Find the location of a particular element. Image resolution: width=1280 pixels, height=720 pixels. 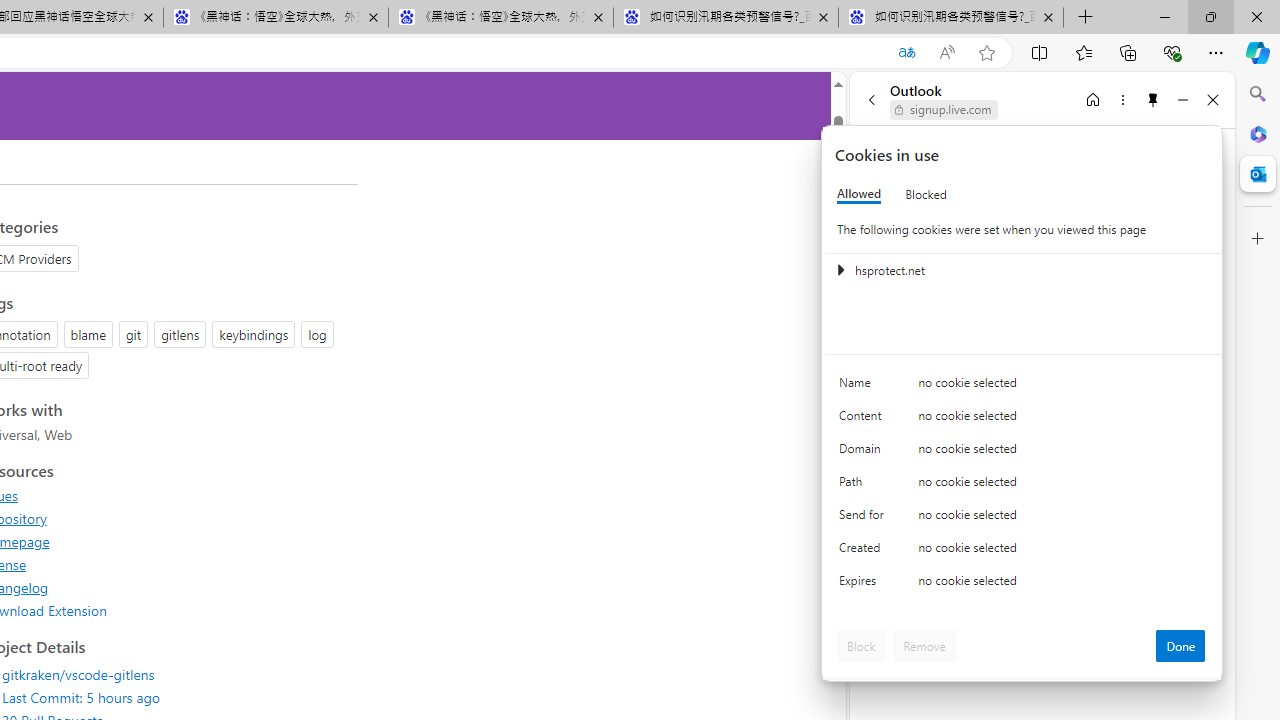

'Done' is located at coordinates (1180, 645).